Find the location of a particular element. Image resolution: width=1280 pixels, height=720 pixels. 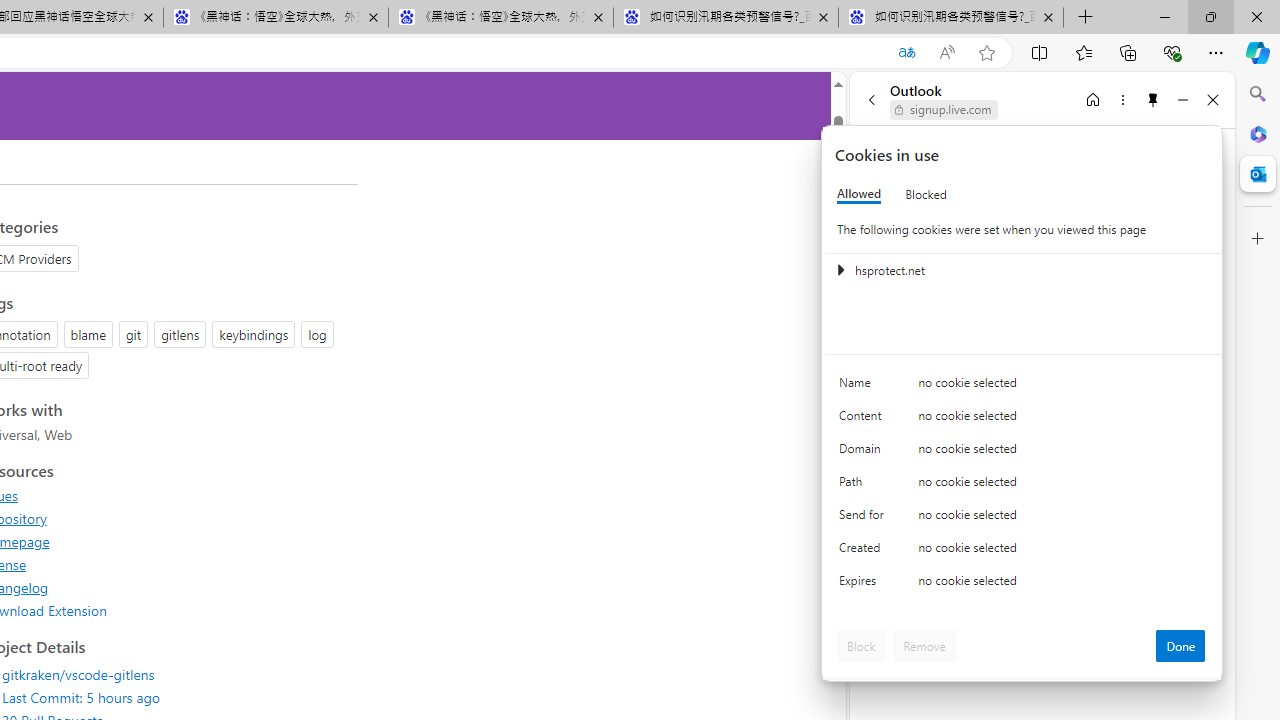

'Done' is located at coordinates (1180, 645).